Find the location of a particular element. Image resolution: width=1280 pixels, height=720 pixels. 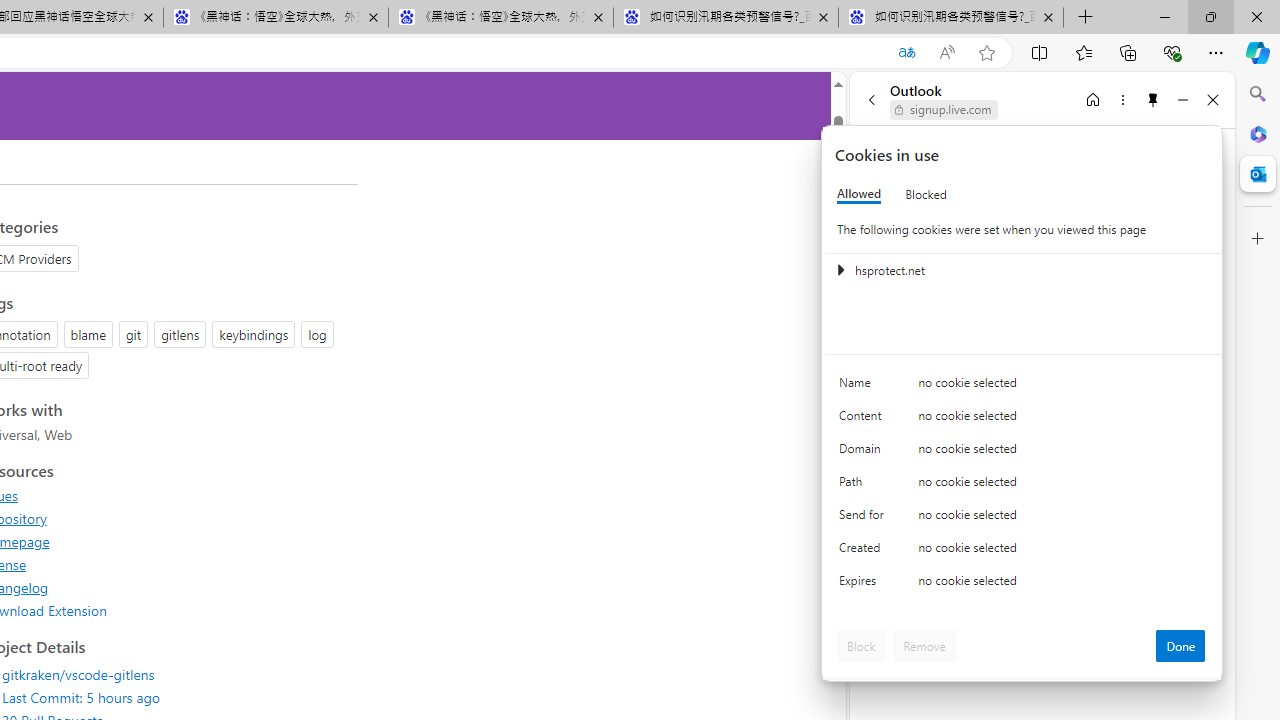

'Done' is located at coordinates (1180, 645).